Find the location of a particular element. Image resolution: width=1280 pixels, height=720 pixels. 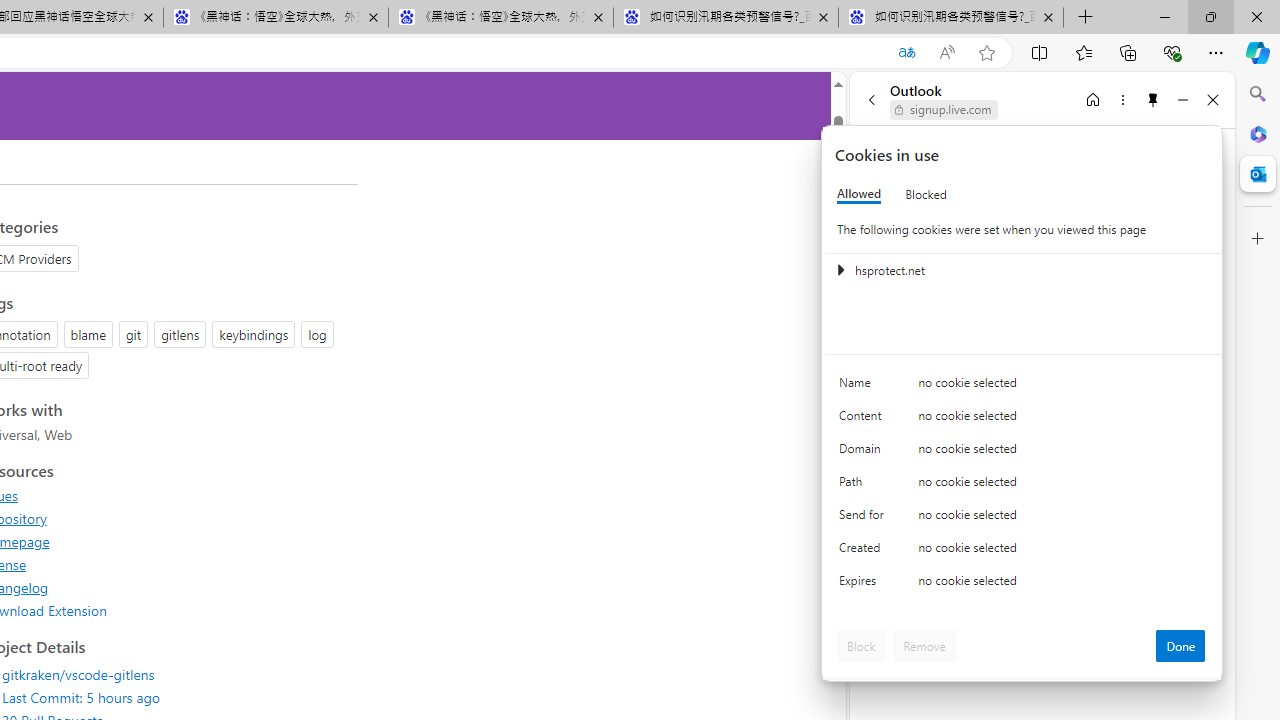

'Done' is located at coordinates (1180, 645).